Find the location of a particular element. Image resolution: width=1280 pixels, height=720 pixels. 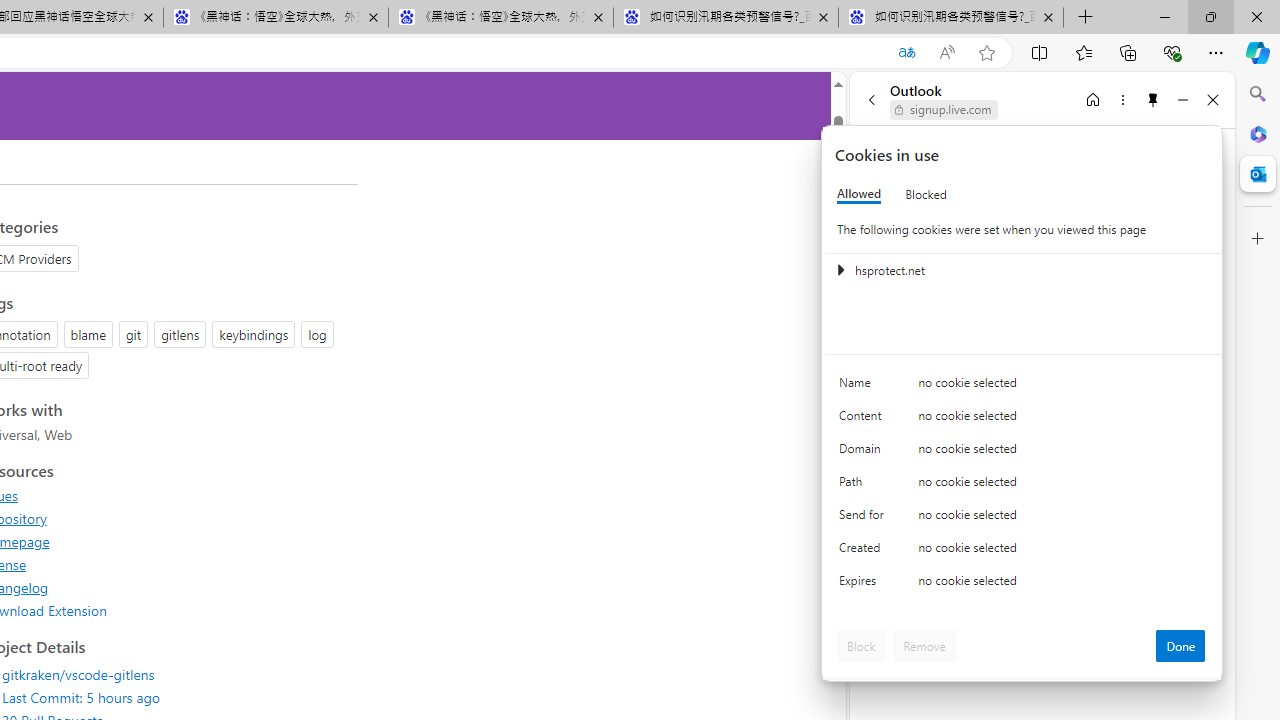

'Done' is located at coordinates (1180, 645).